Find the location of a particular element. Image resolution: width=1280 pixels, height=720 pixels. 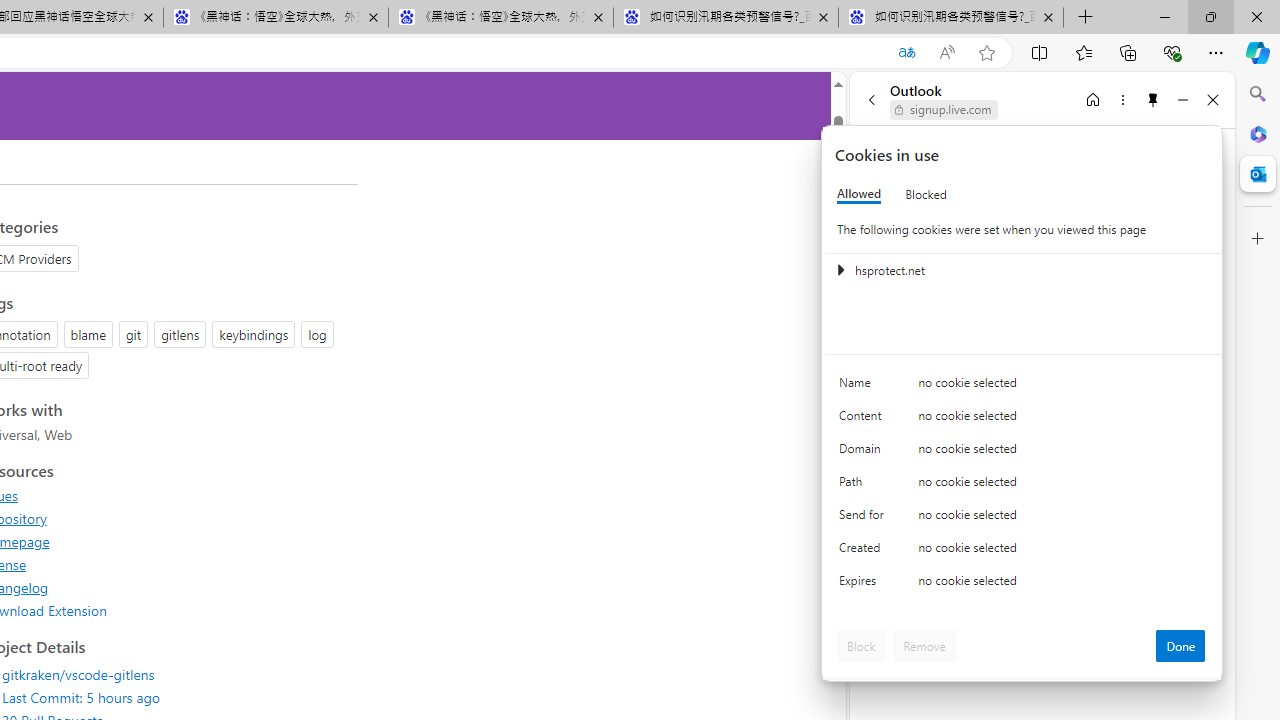

'Done' is located at coordinates (1180, 645).